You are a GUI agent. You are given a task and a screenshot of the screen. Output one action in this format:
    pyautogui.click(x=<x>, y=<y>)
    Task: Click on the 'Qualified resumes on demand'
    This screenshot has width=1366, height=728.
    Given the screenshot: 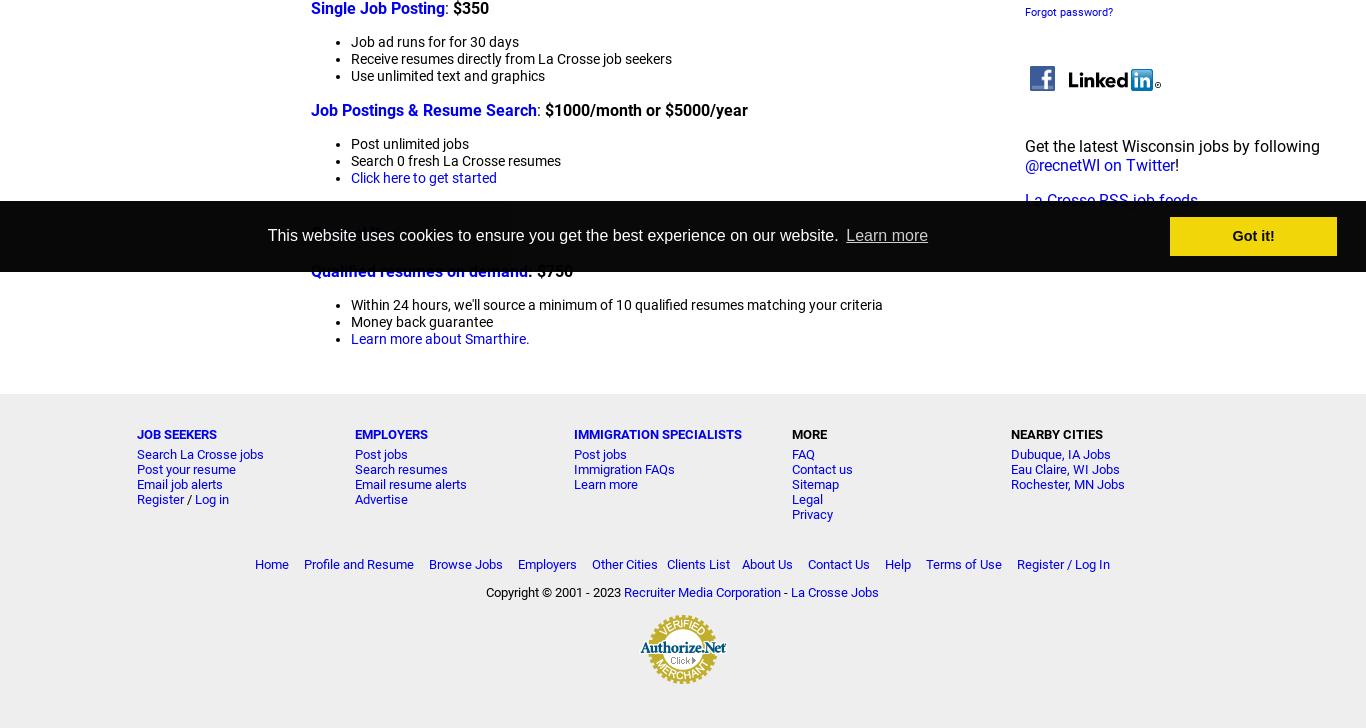 What is the action you would take?
    pyautogui.click(x=311, y=271)
    